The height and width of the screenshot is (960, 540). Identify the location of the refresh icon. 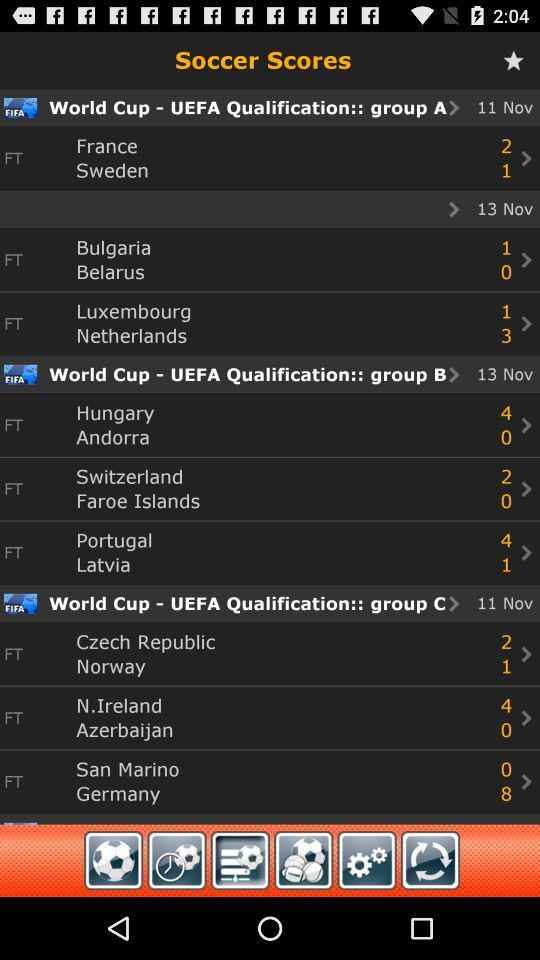
(429, 921).